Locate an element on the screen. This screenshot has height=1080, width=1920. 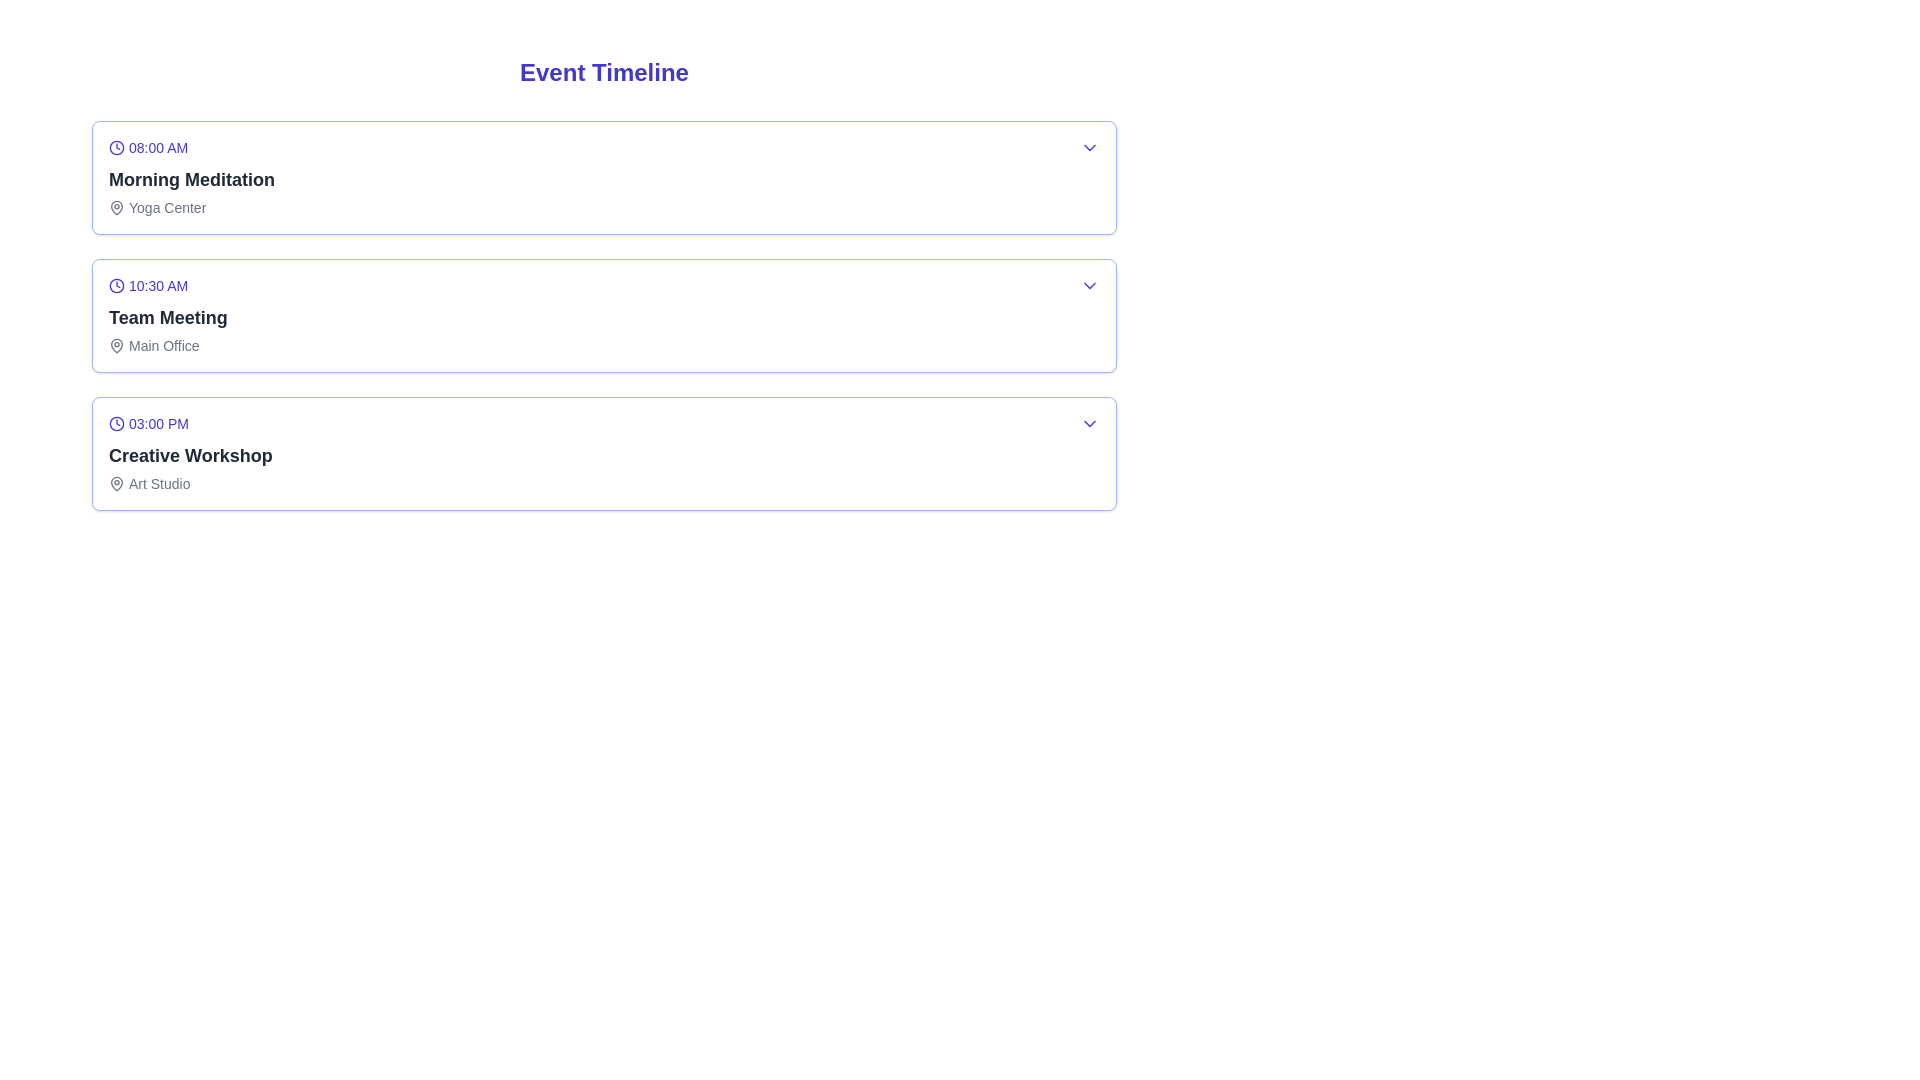
the Geographical location icon adjacent to the 'Art Studio' text in the last event entry of the timeline interface is located at coordinates (115, 482).